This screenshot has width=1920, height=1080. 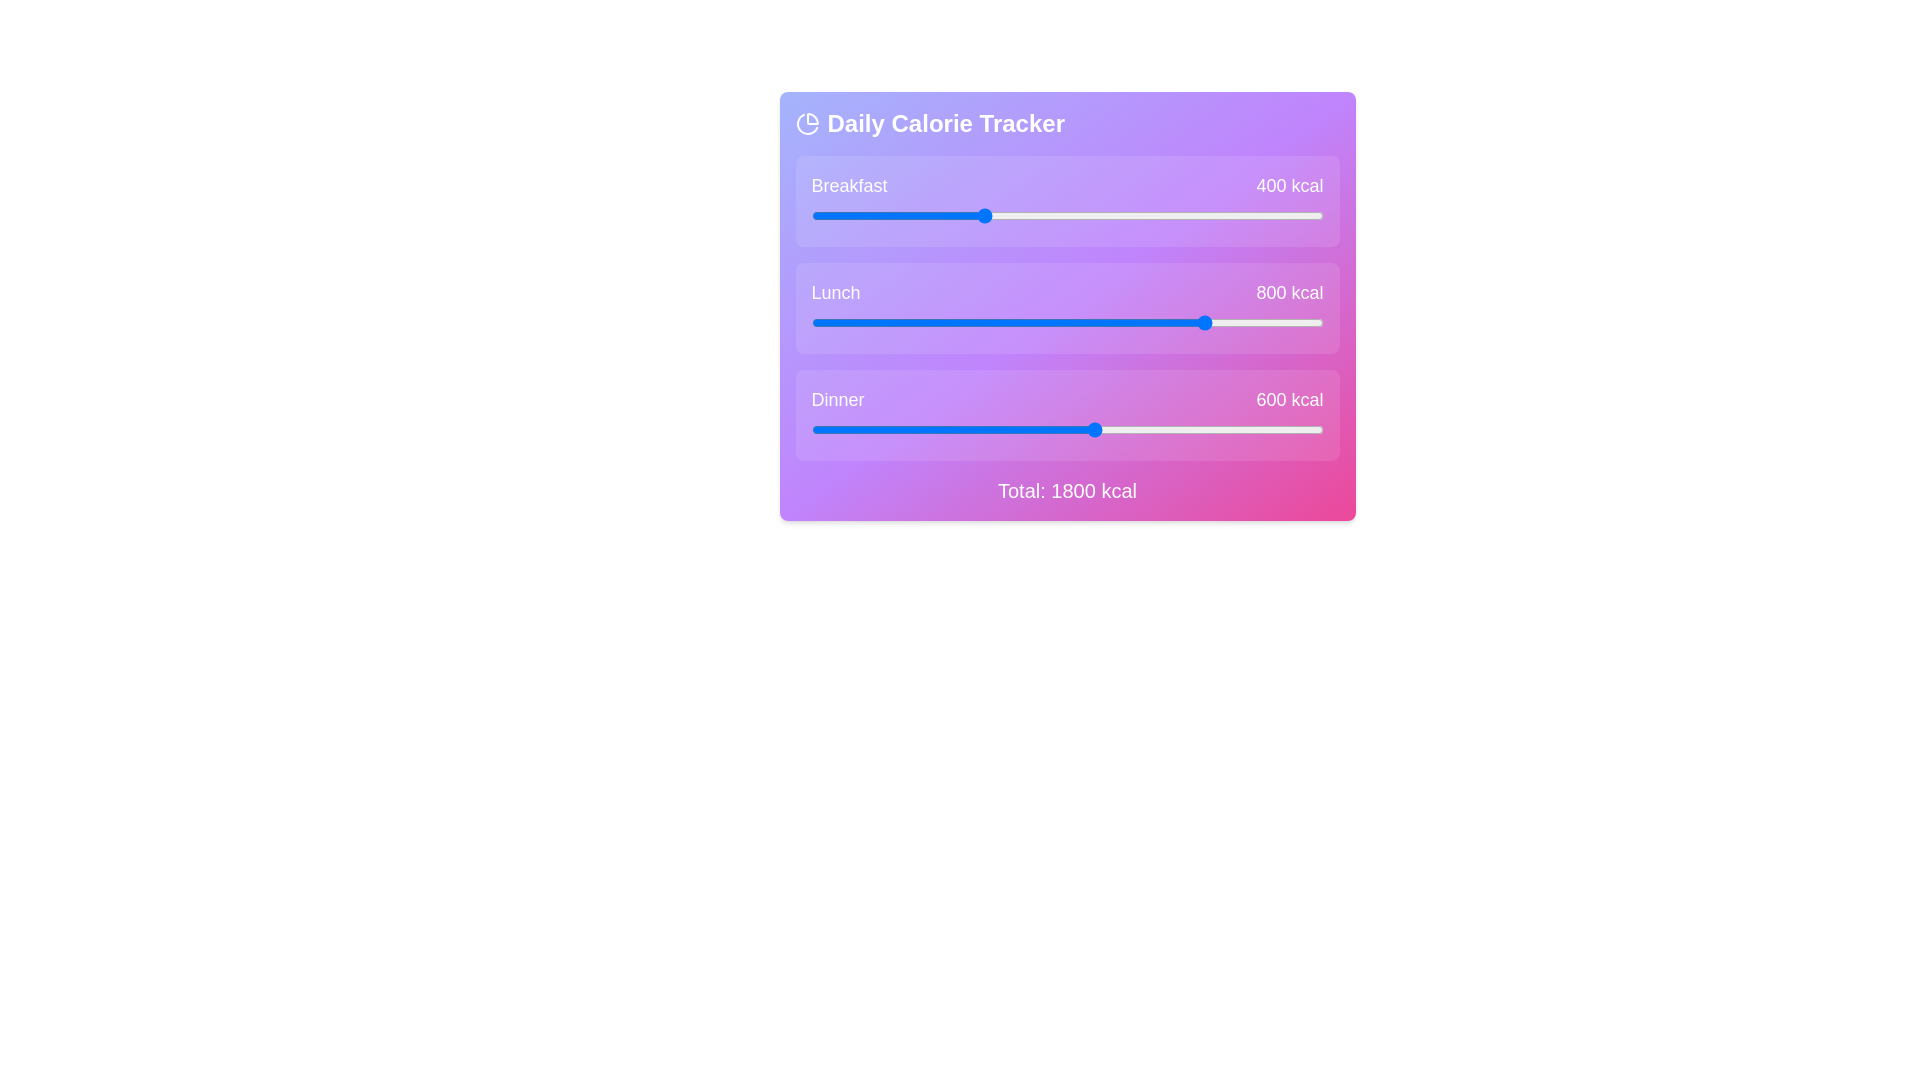 What do you see at coordinates (962, 322) in the screenshot?
I see `the lunch calorie value` at bounding box center [962, 322].